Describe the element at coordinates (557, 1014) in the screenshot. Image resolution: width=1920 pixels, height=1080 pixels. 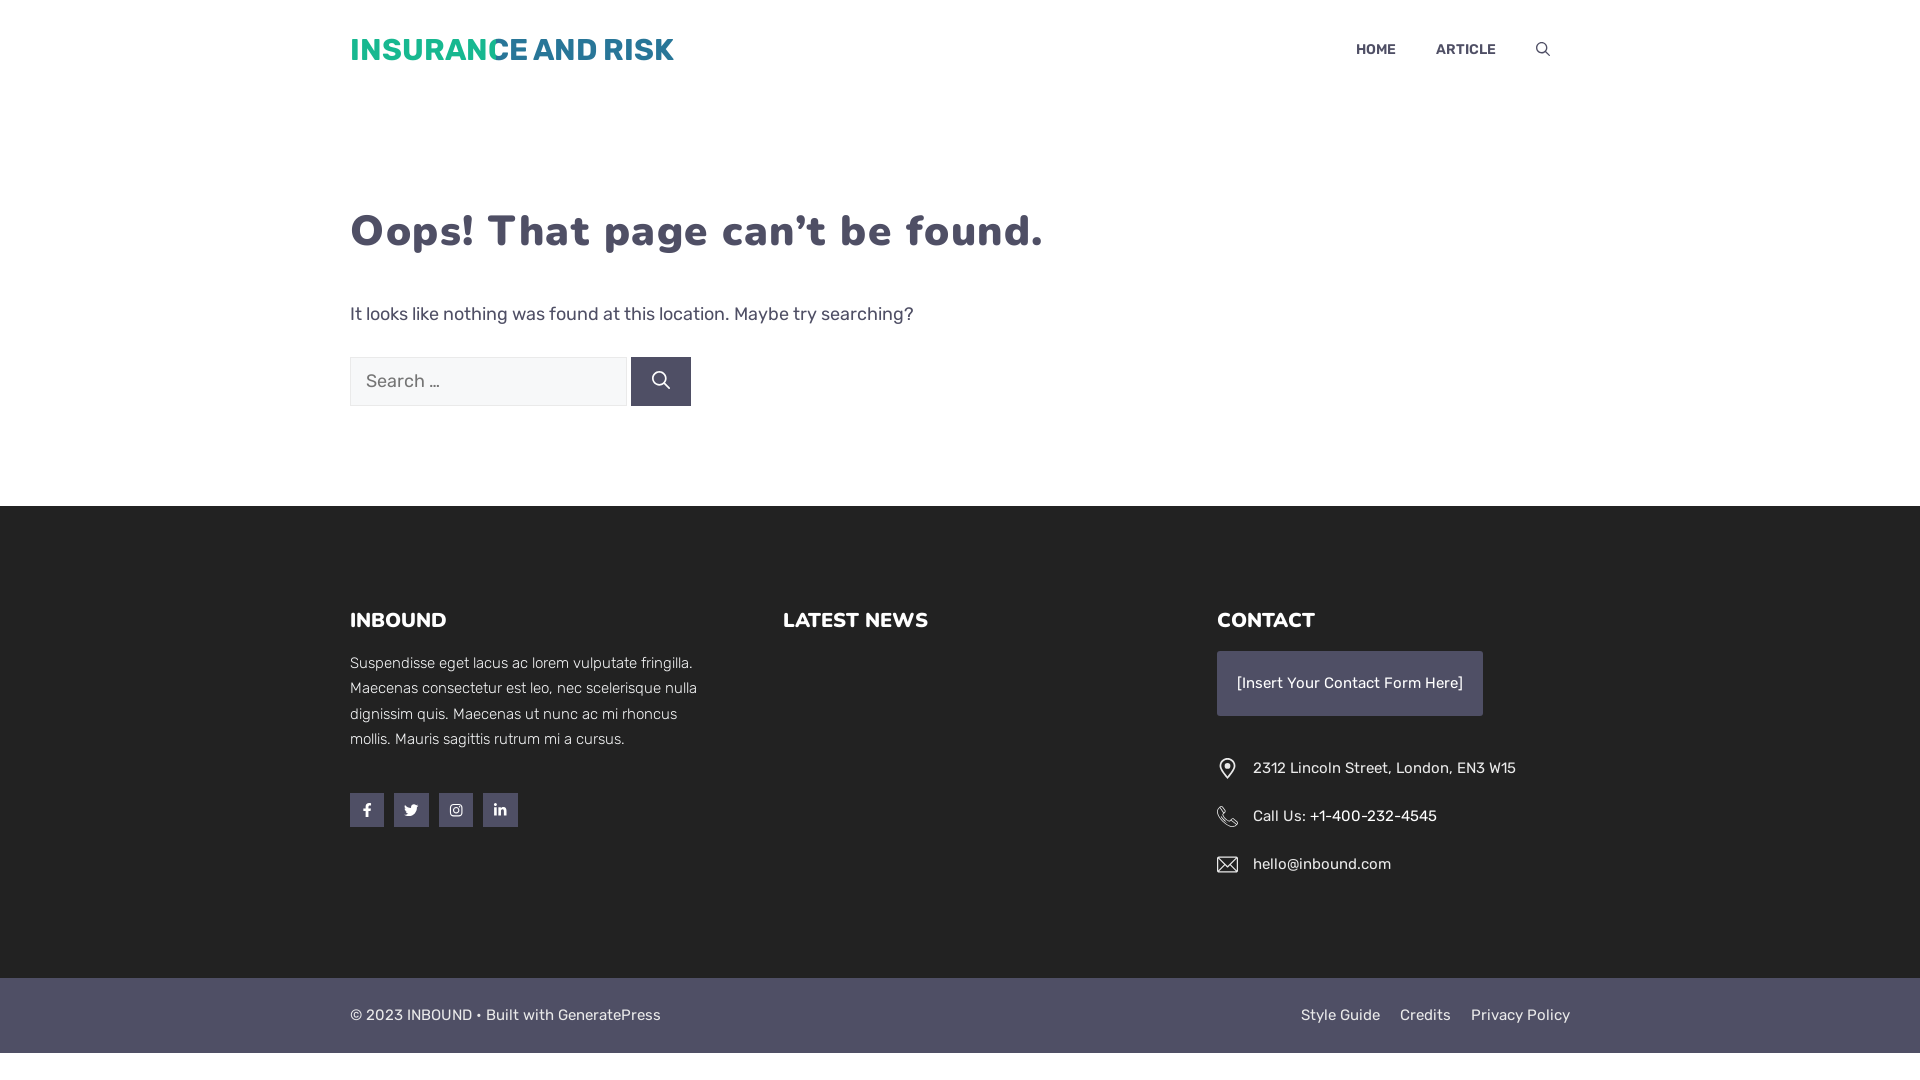
I see `'GeneratePress'` at that location.